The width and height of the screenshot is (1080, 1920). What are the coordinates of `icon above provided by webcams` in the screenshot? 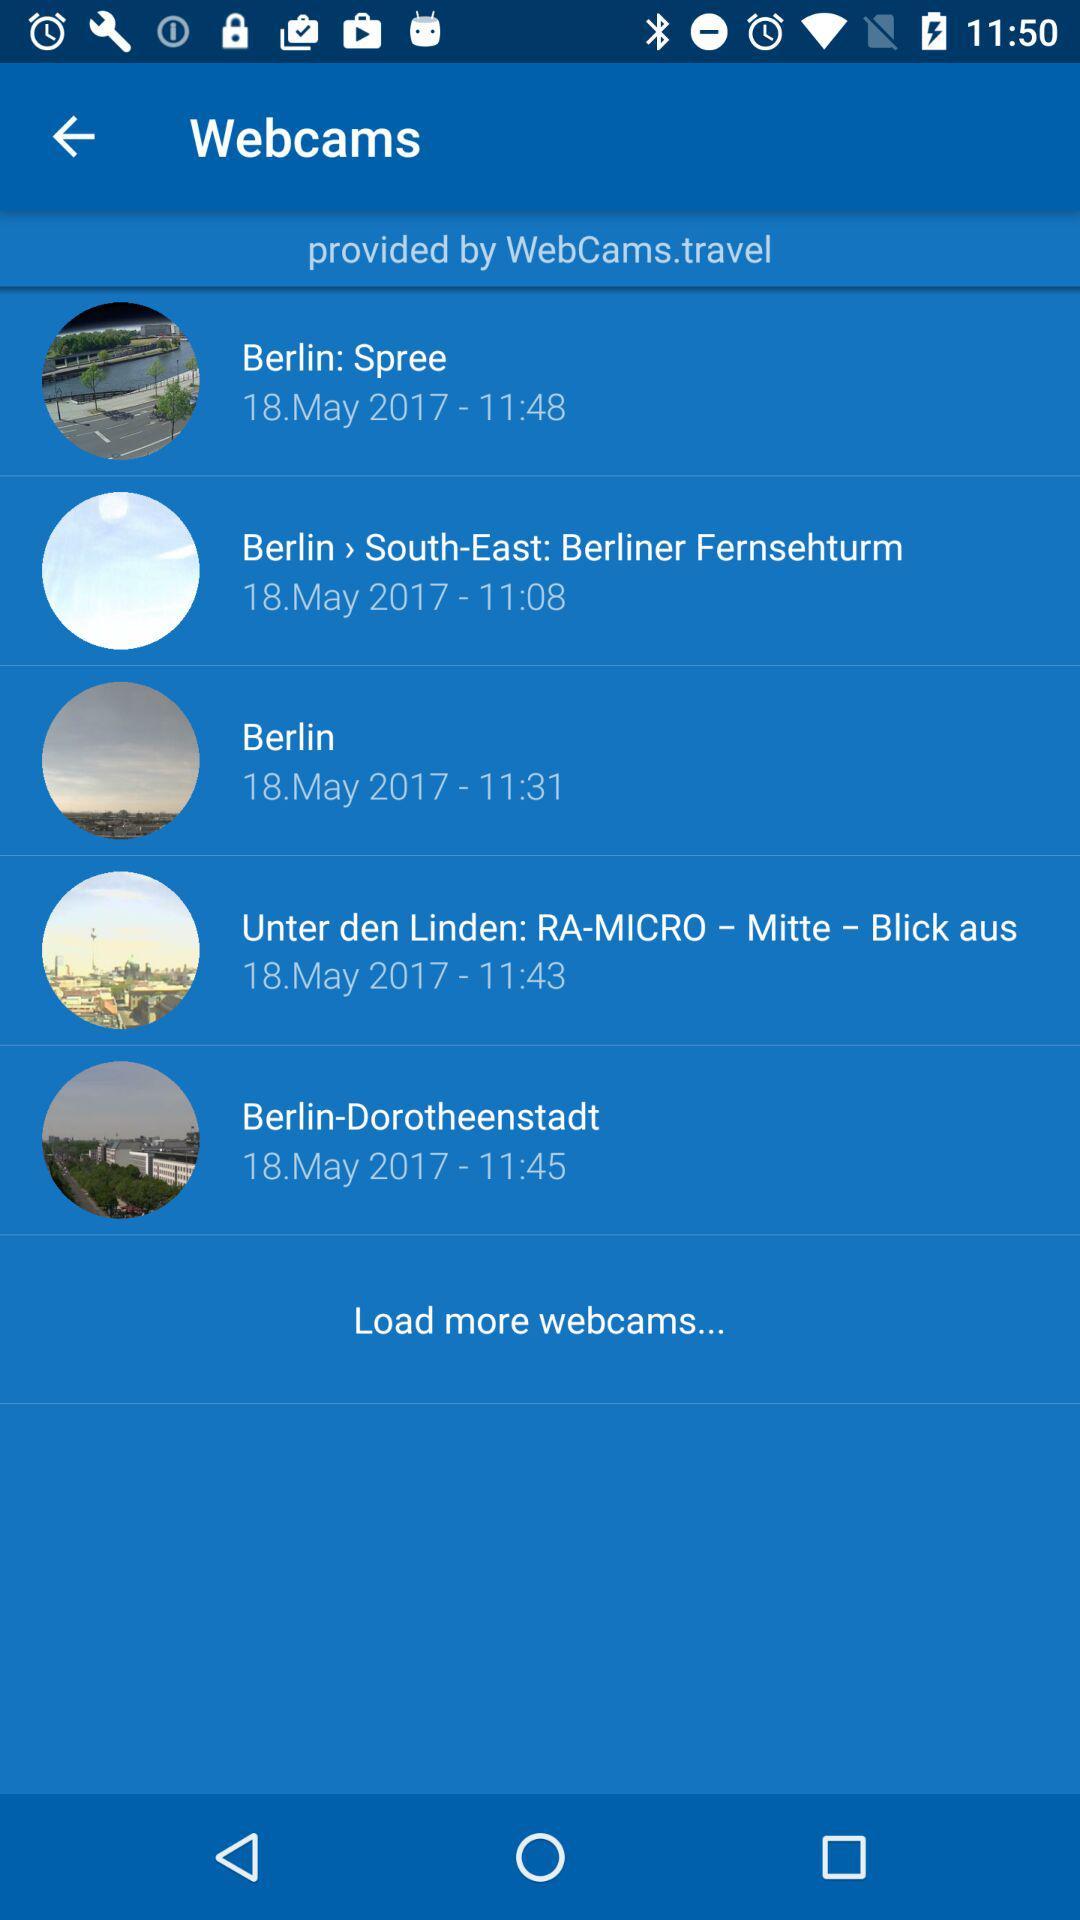 It's located at (72, 135).